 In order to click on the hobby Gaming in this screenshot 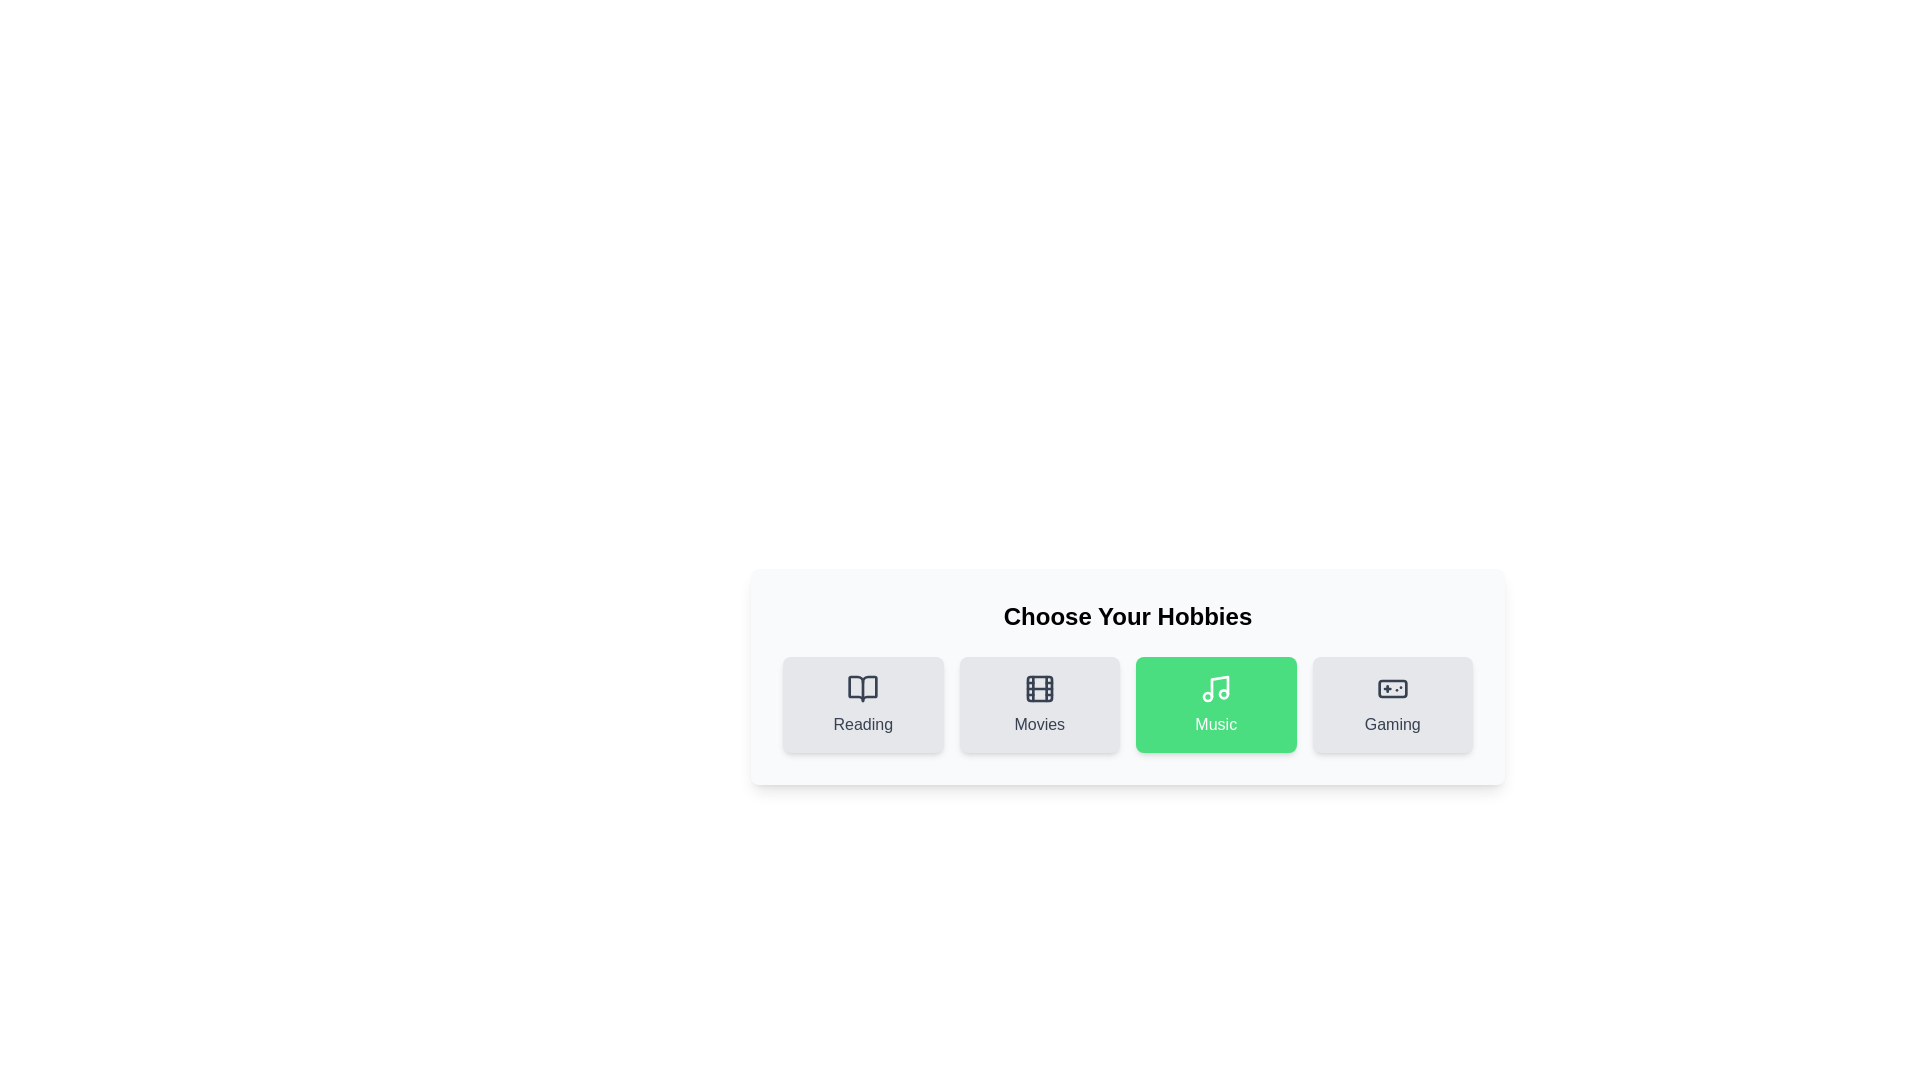, I will do `click(1391, 704)`.